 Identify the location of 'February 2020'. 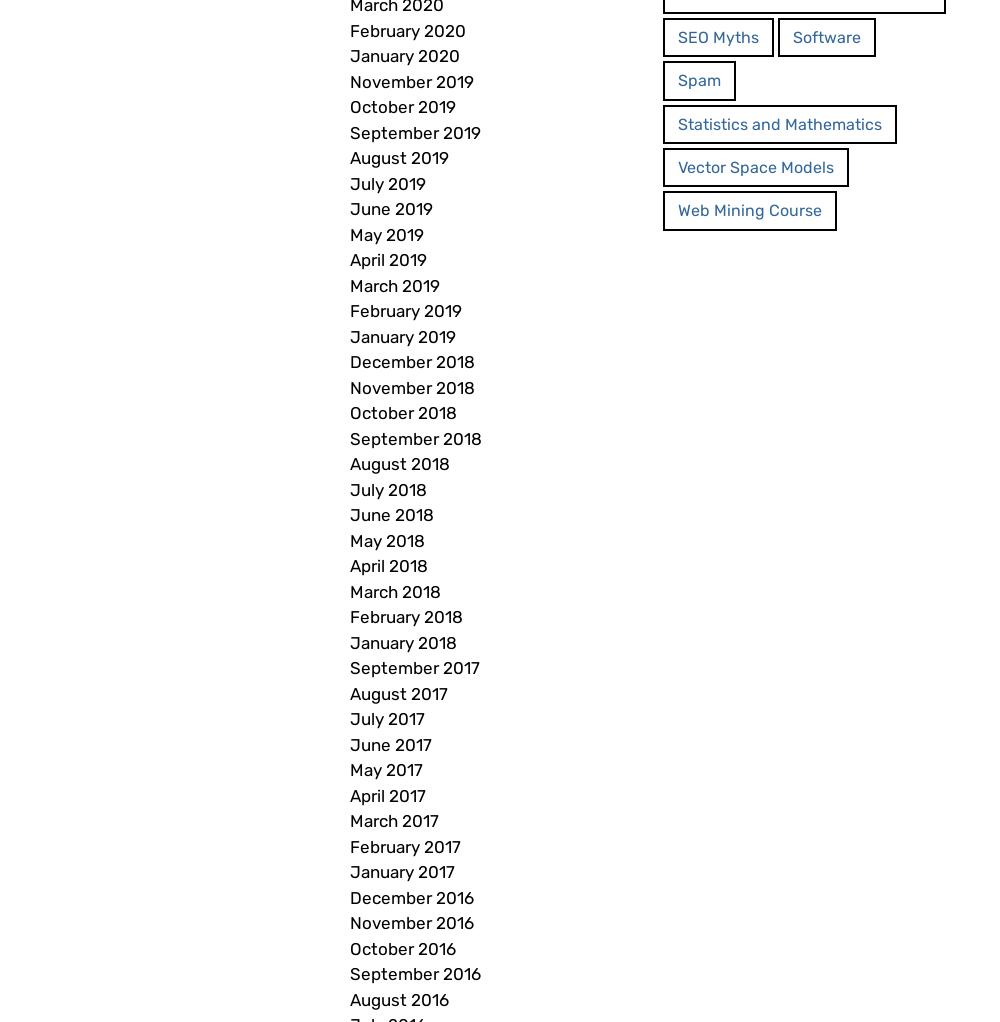
(349, 29).